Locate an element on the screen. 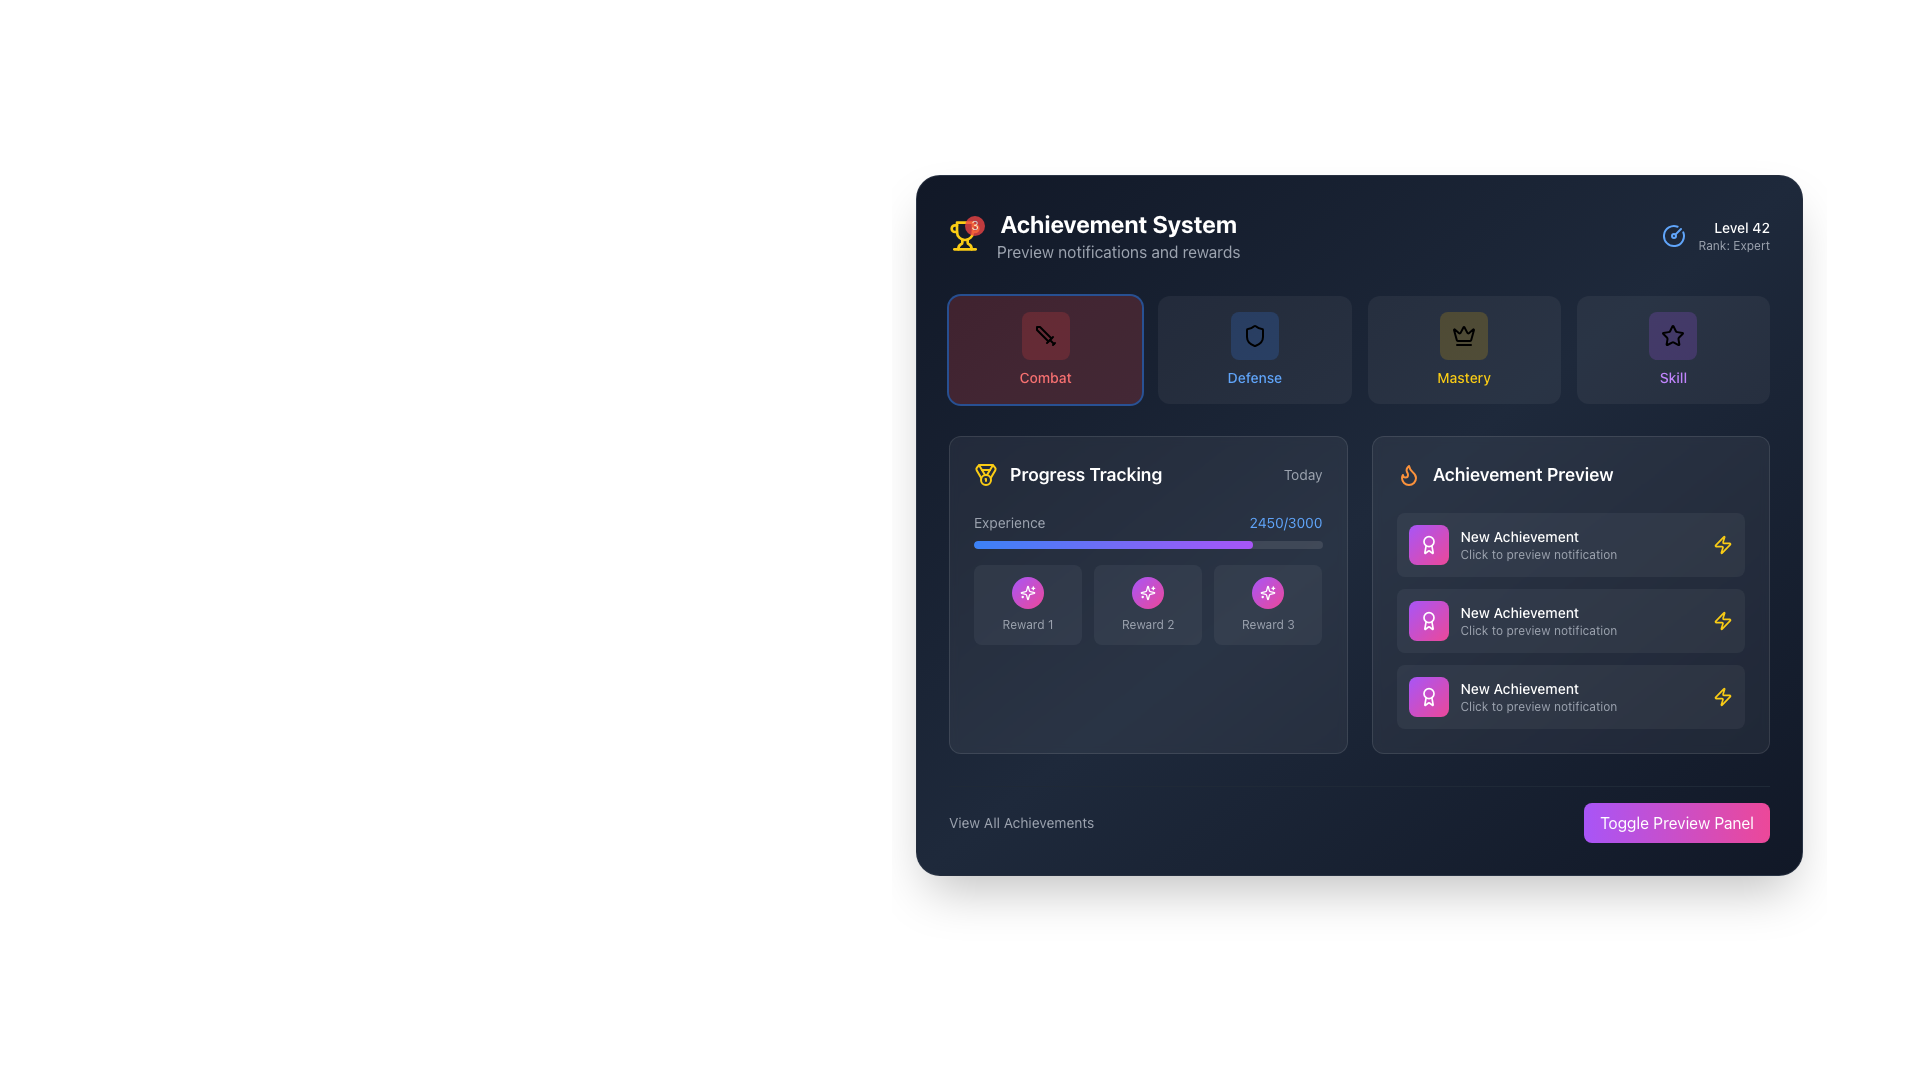 The width and height of the screenshot is (1920, 1080). the lightning bolt icon, which is styled in vibrant yellow with sharp, angular lines, located in the 'Achievement Preview' section adjacent to the text 'New Achievement - Click to preview notification' is located at coordinates (1722, 696).